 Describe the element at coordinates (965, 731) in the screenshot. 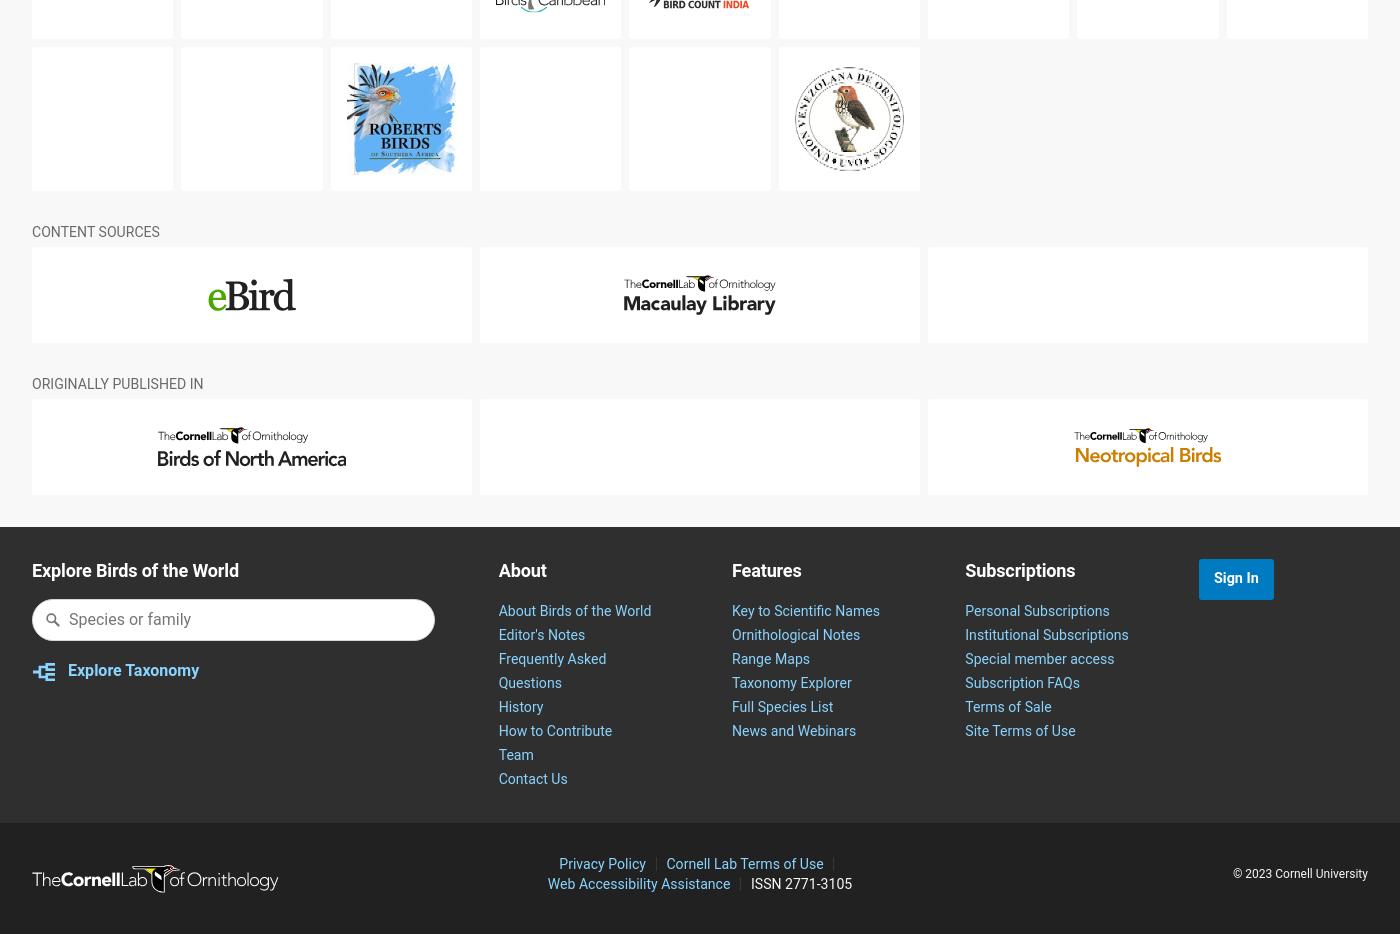

I see `'Subscription FAQs'` at that location.